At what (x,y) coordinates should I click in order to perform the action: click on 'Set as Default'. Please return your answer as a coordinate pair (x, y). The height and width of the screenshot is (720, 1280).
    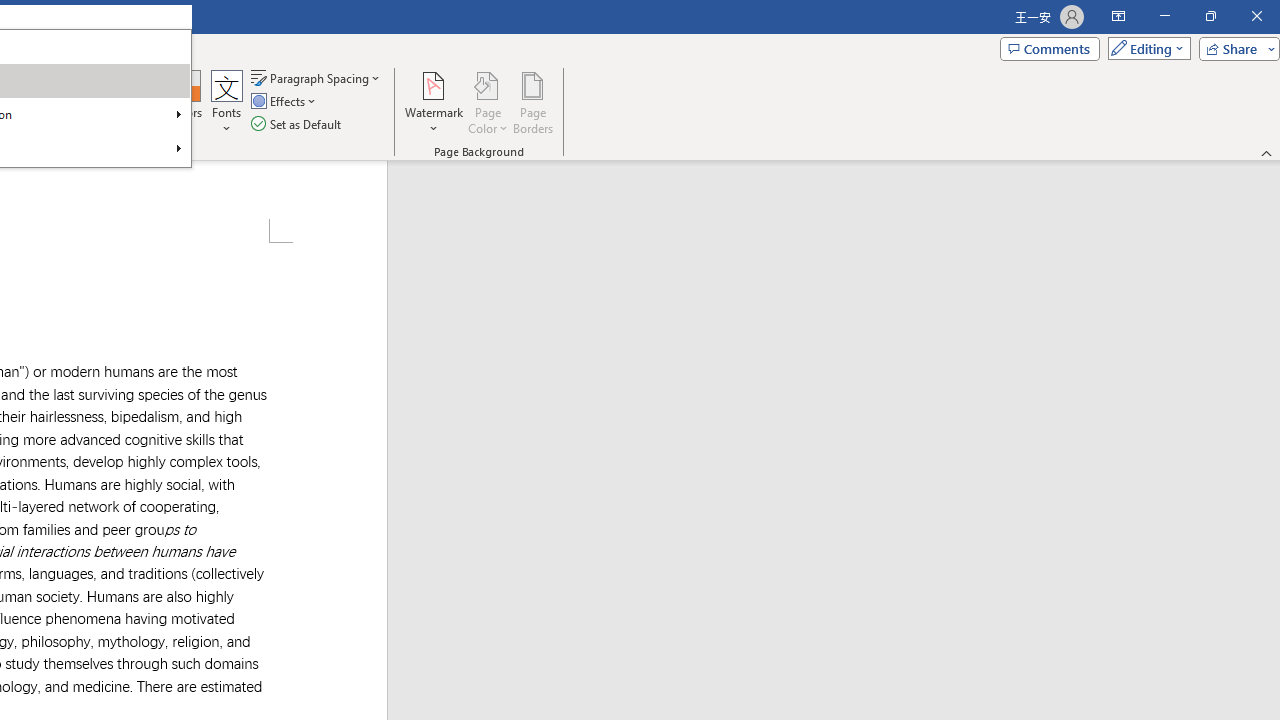
    Looking at the image, I should click on (297, 124).